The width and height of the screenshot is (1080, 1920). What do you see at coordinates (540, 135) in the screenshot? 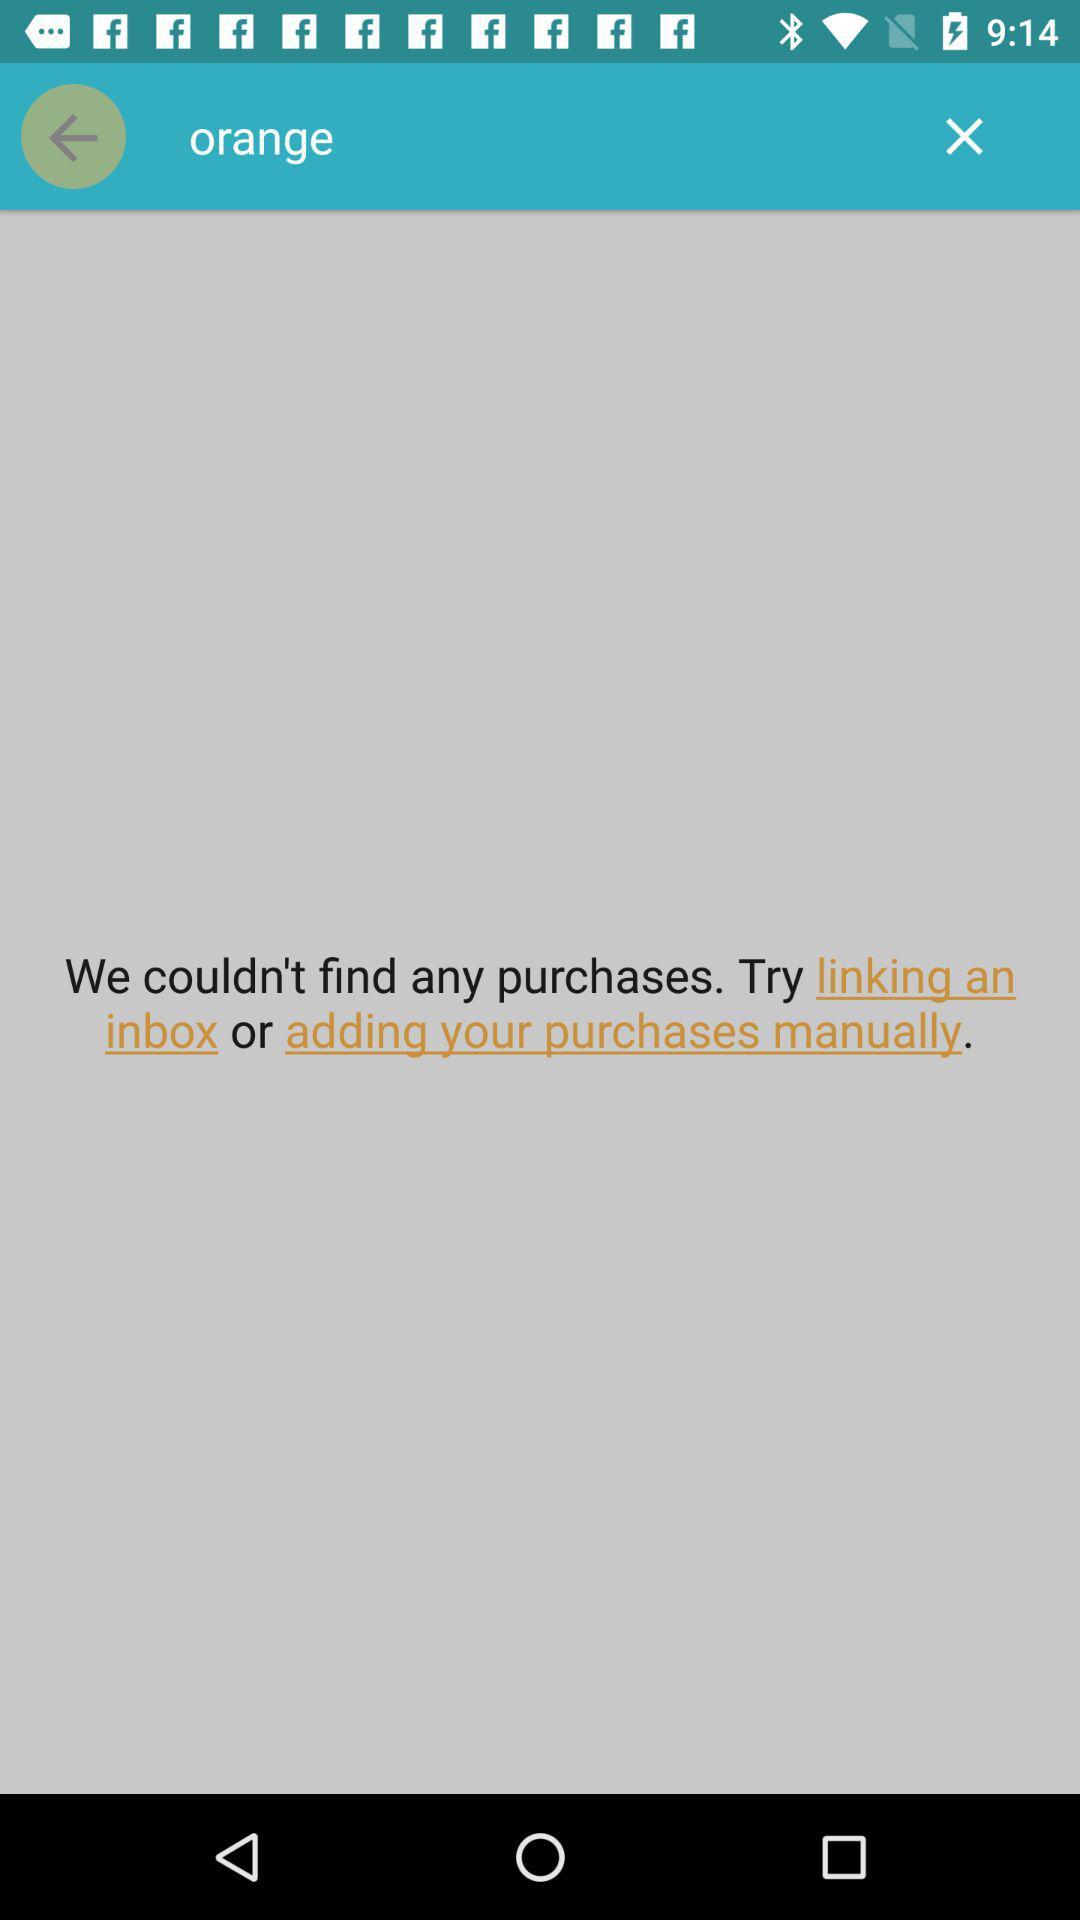
I see `the orange item` at bounding box center [540, 135].